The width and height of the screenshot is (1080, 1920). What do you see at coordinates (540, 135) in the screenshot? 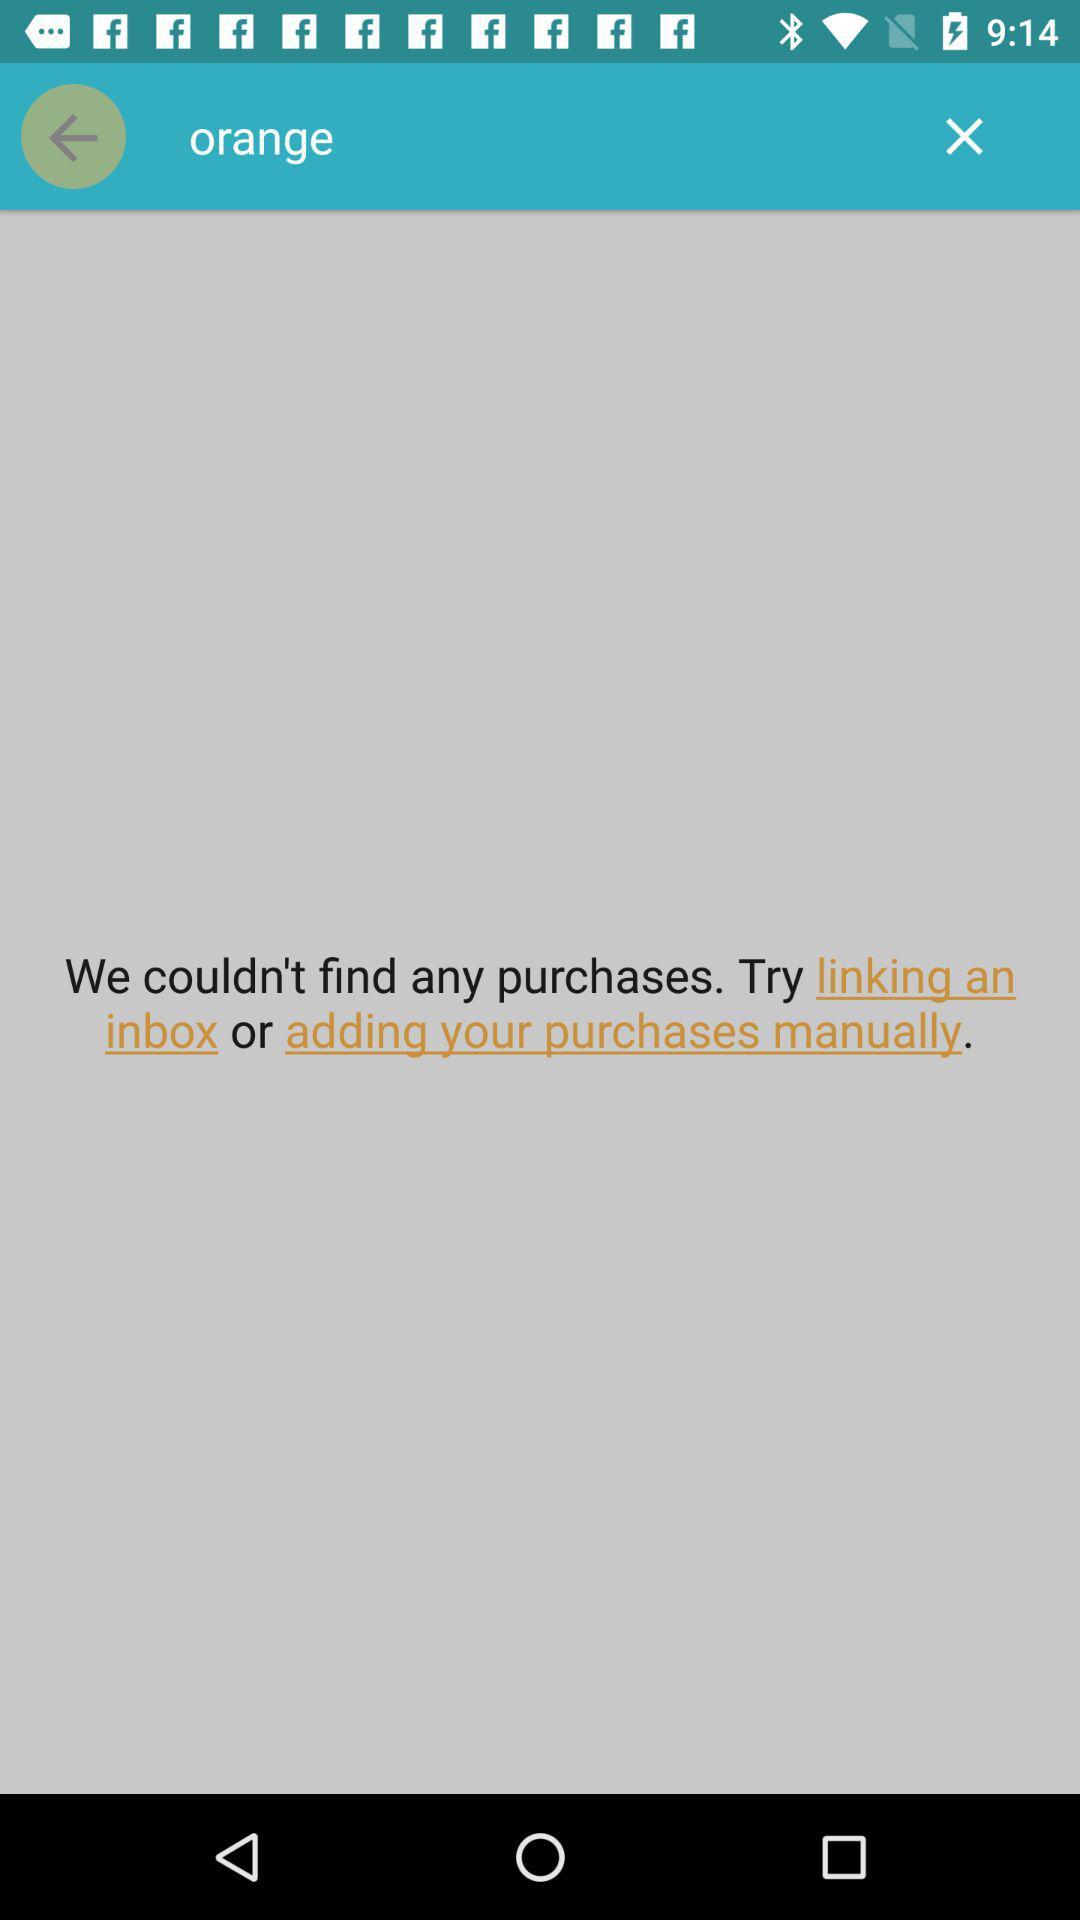
I see `the orange item` at bounding box center [540, 135].